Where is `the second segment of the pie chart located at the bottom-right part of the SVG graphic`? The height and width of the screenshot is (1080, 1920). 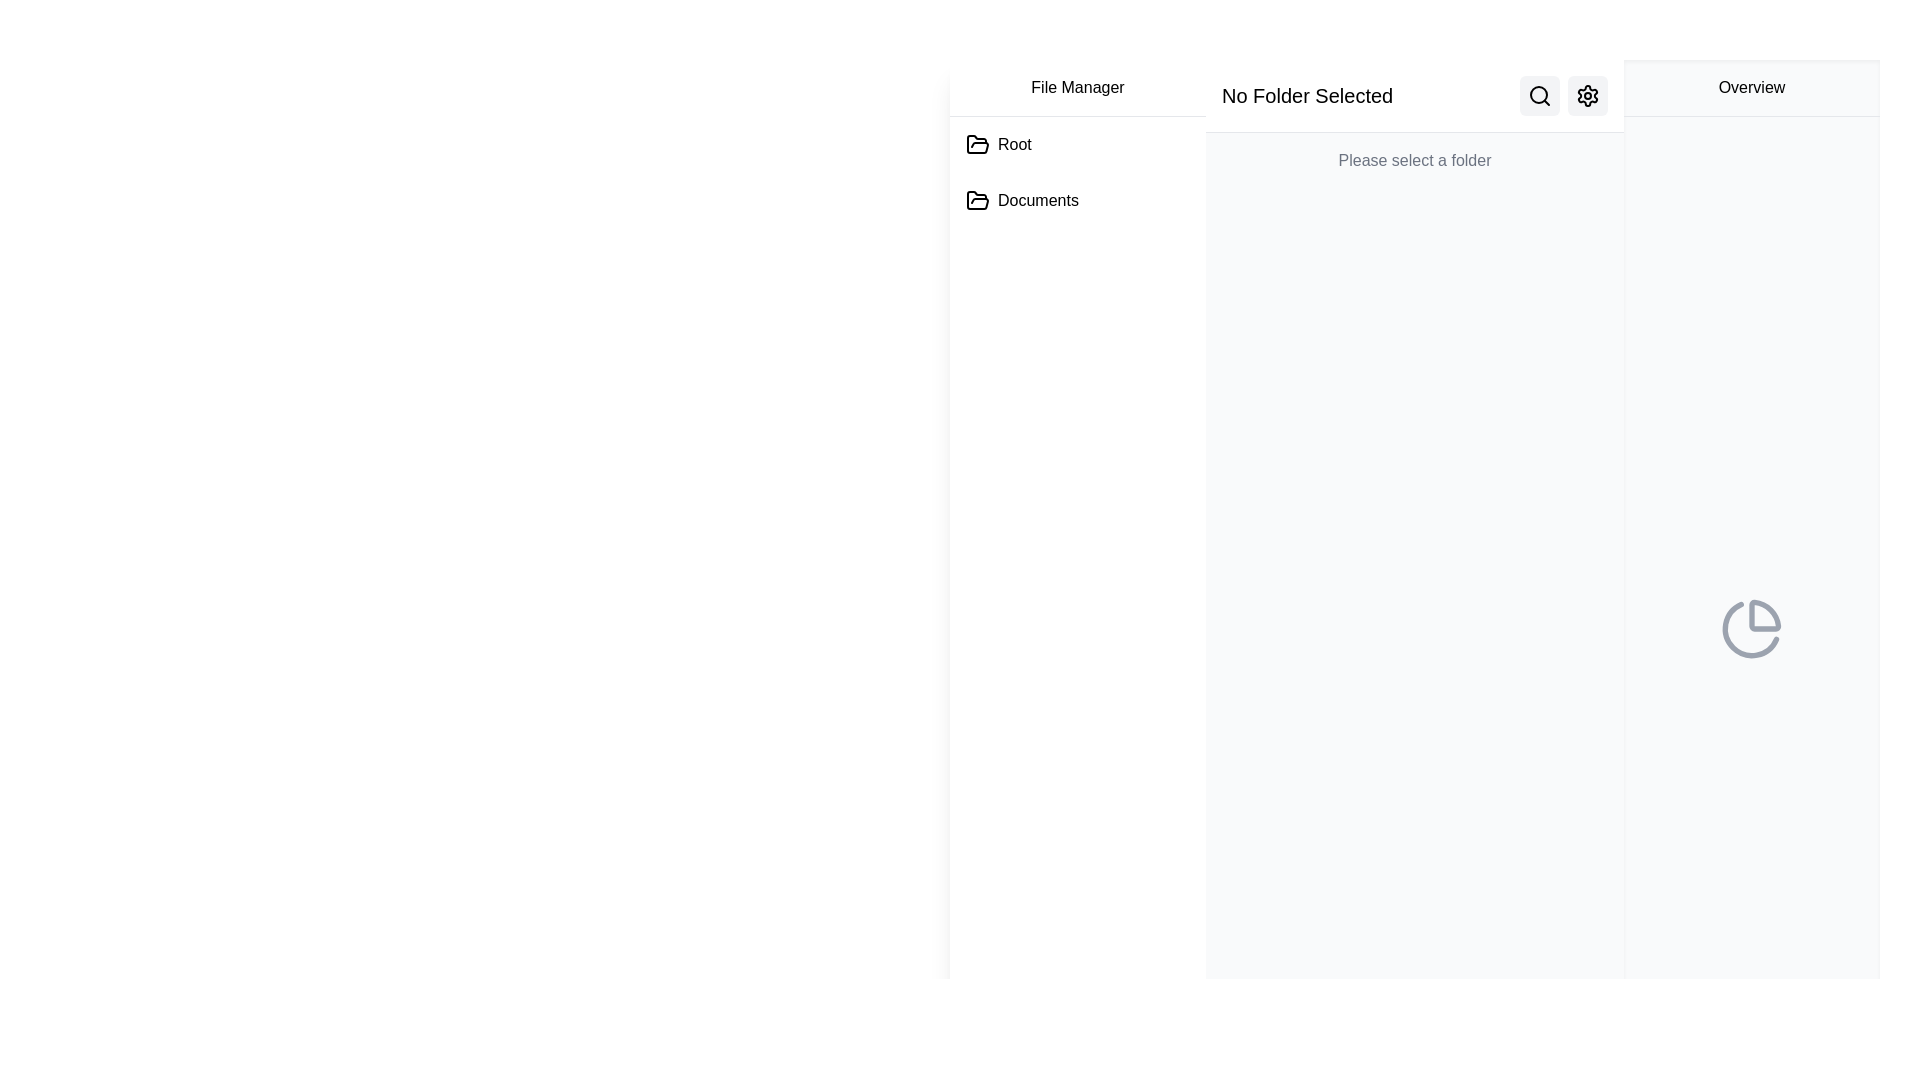
the second segment of the pie chart located at the bottom-right part of the SVG graphic is located at coordinates (1750, 628).